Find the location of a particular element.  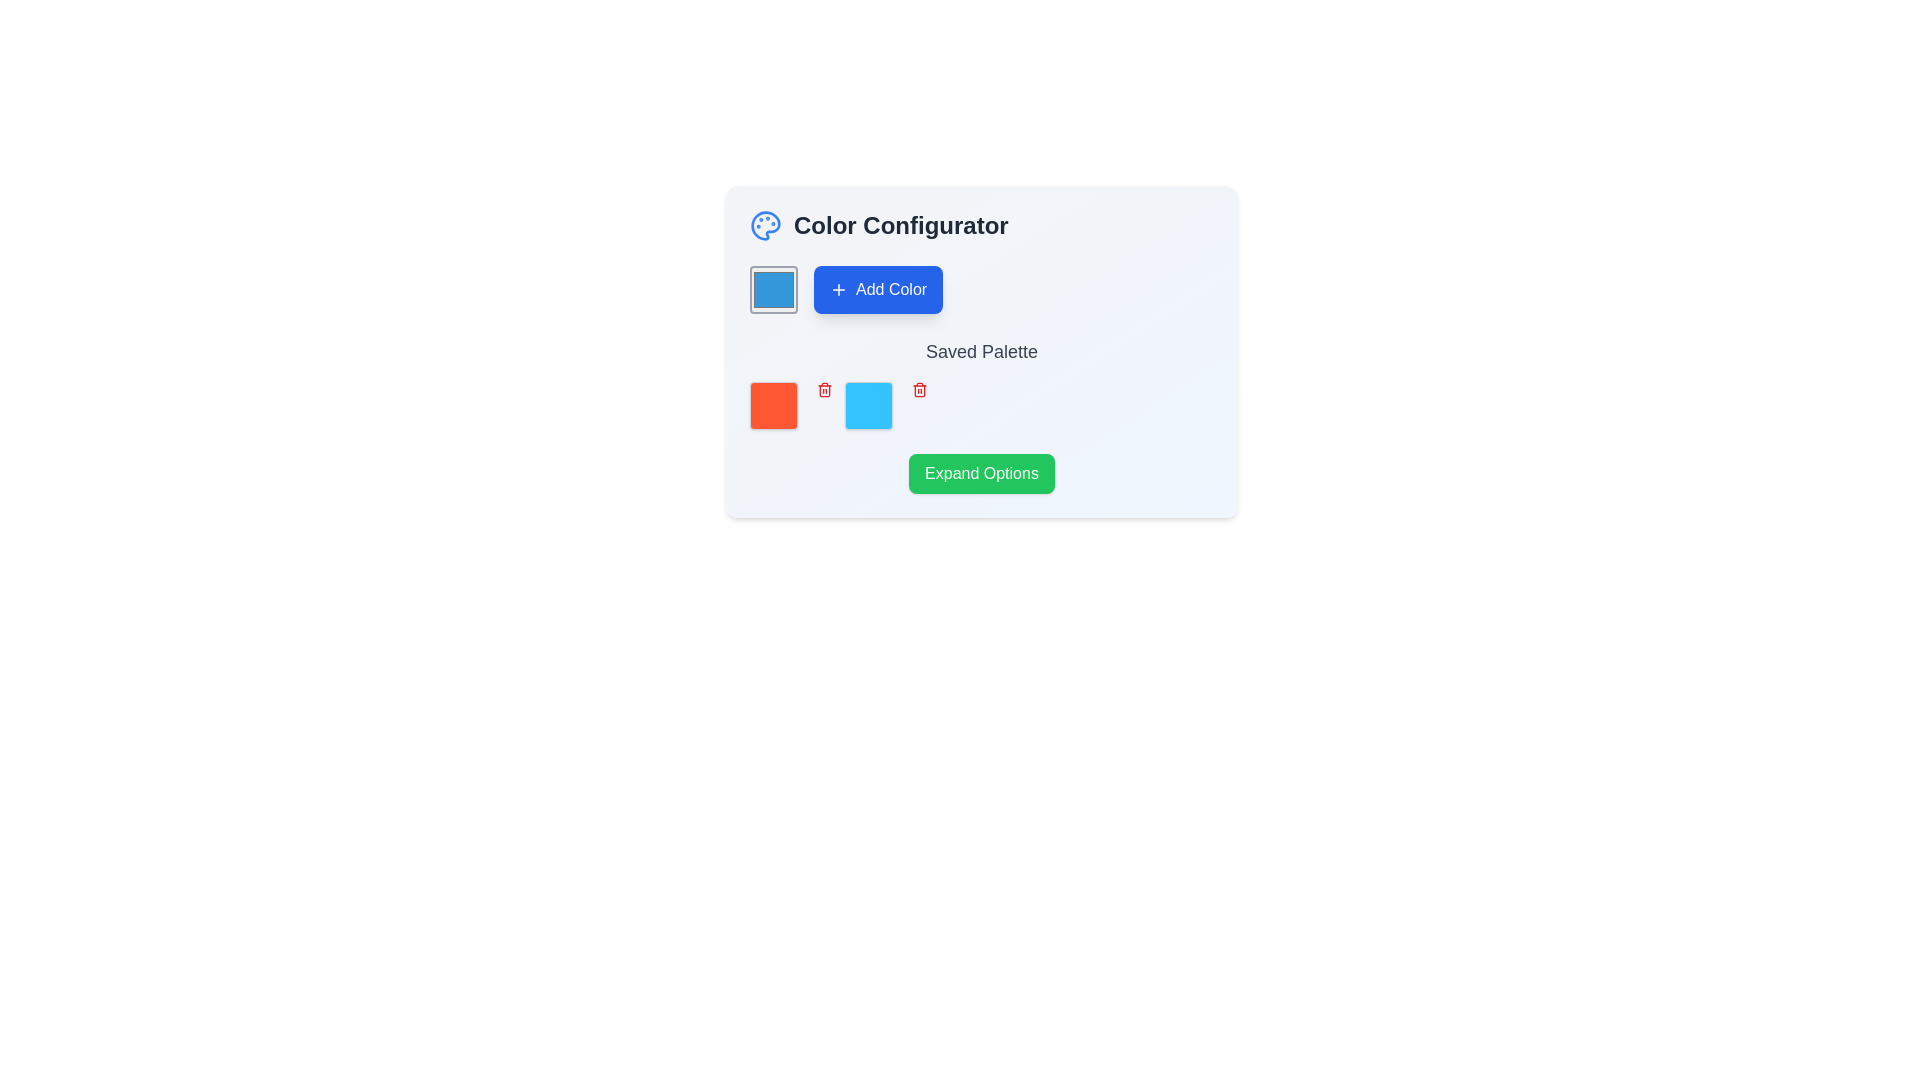

the 'Add Color' button's SVG icon, which visually represents the 'Add' action, located in the upper-middle section of the Color Configurator interface is located at coordinates (839, 289).